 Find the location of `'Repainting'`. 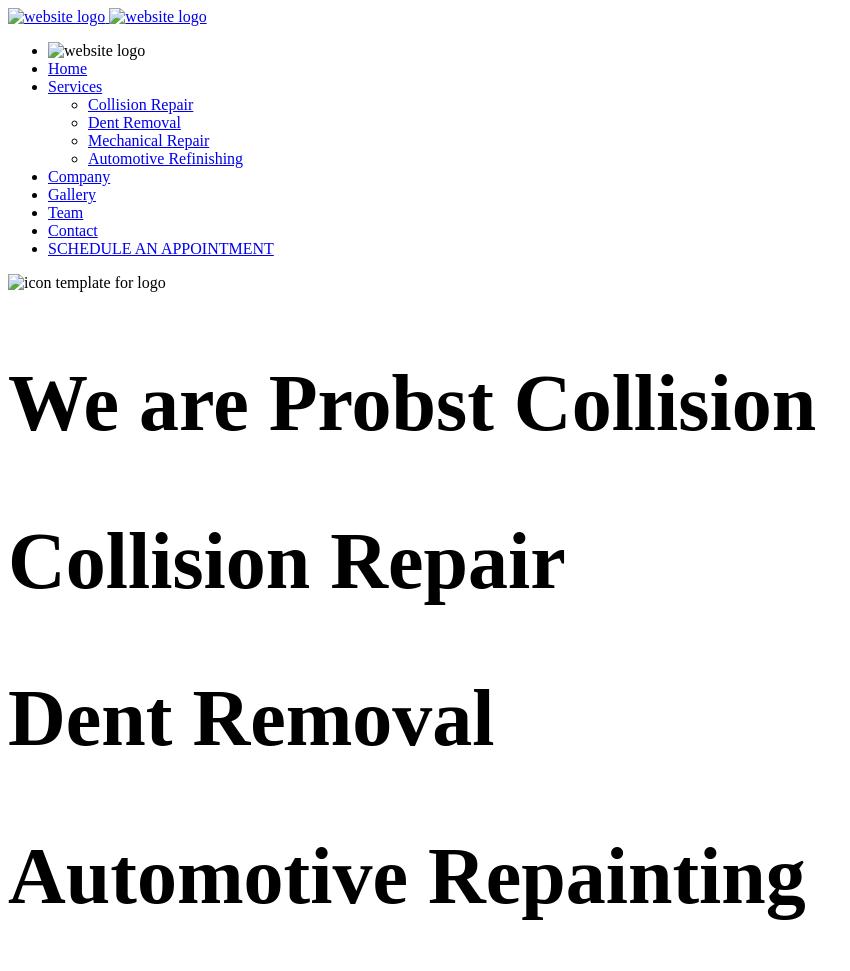

'Repainting' is located at coordinates (614, 874).